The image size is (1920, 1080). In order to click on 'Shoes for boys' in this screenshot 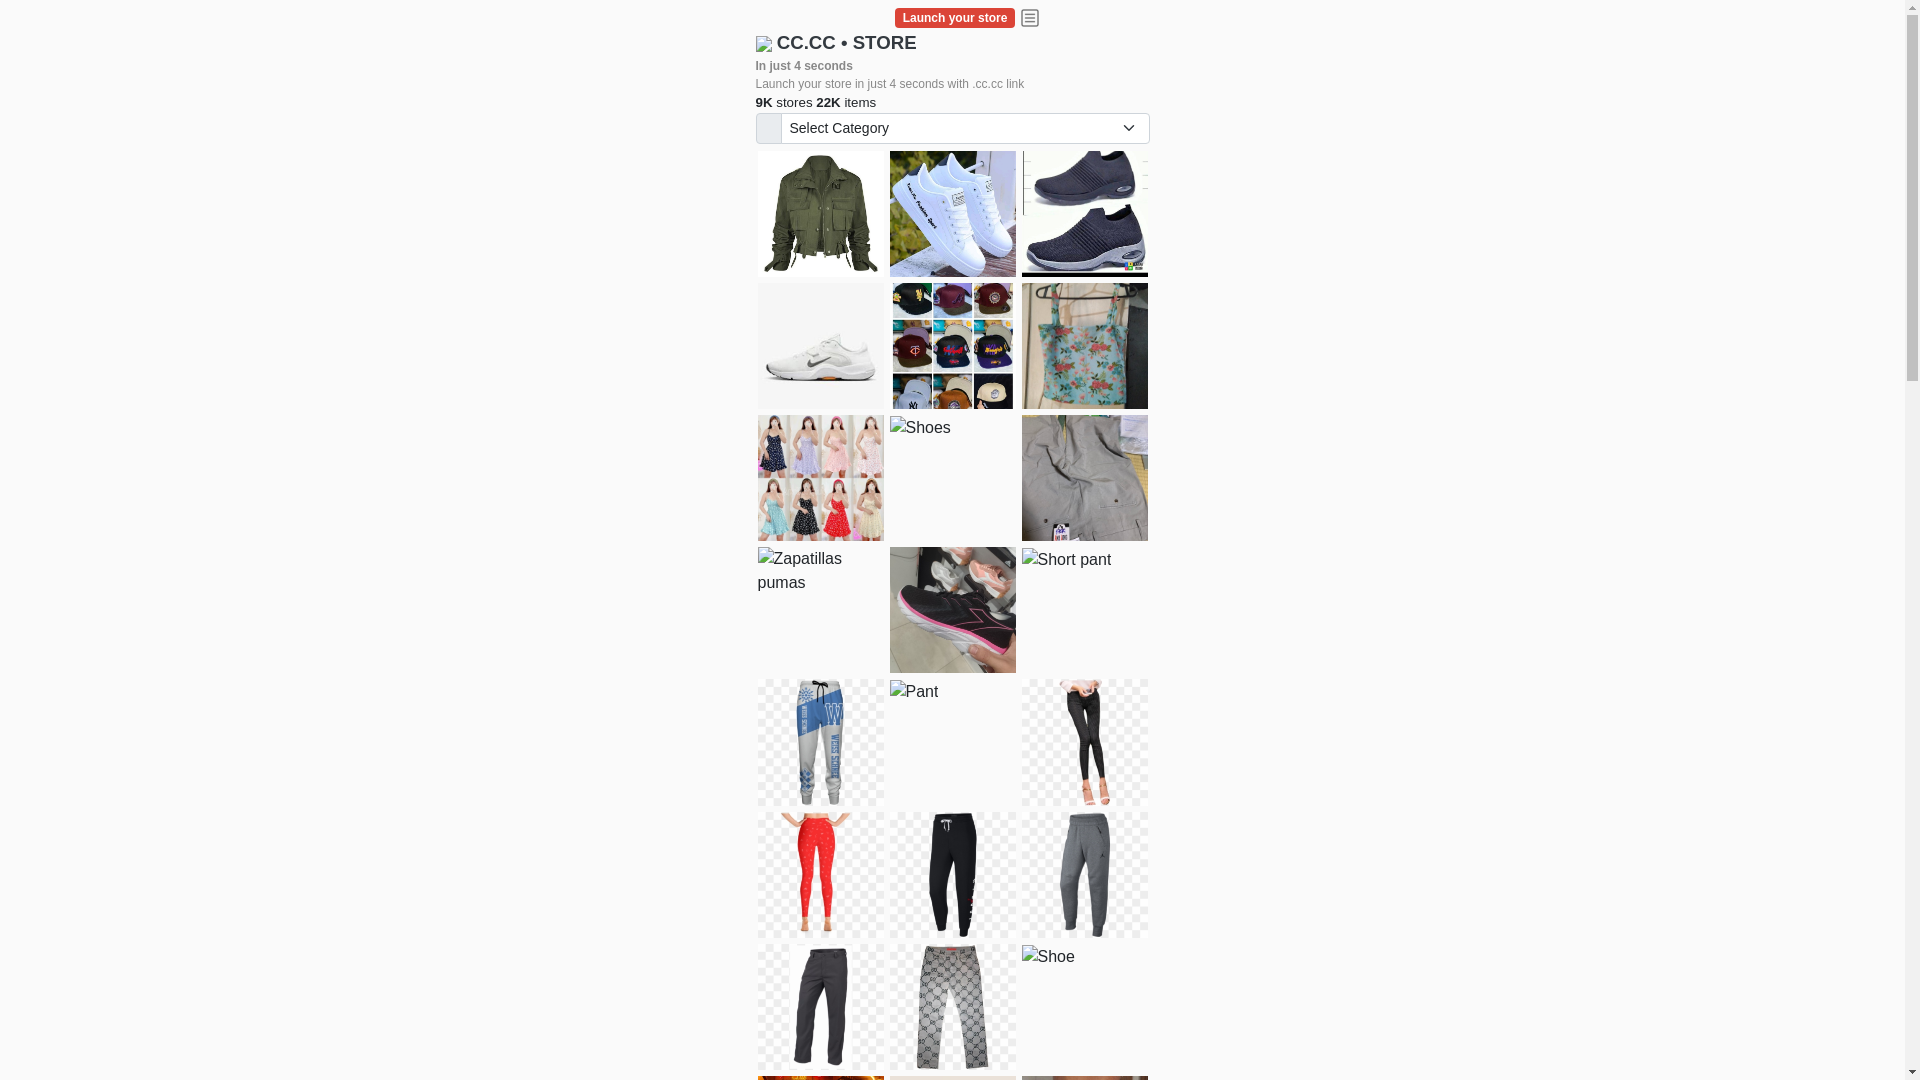, I will do `click(757, 345)`.